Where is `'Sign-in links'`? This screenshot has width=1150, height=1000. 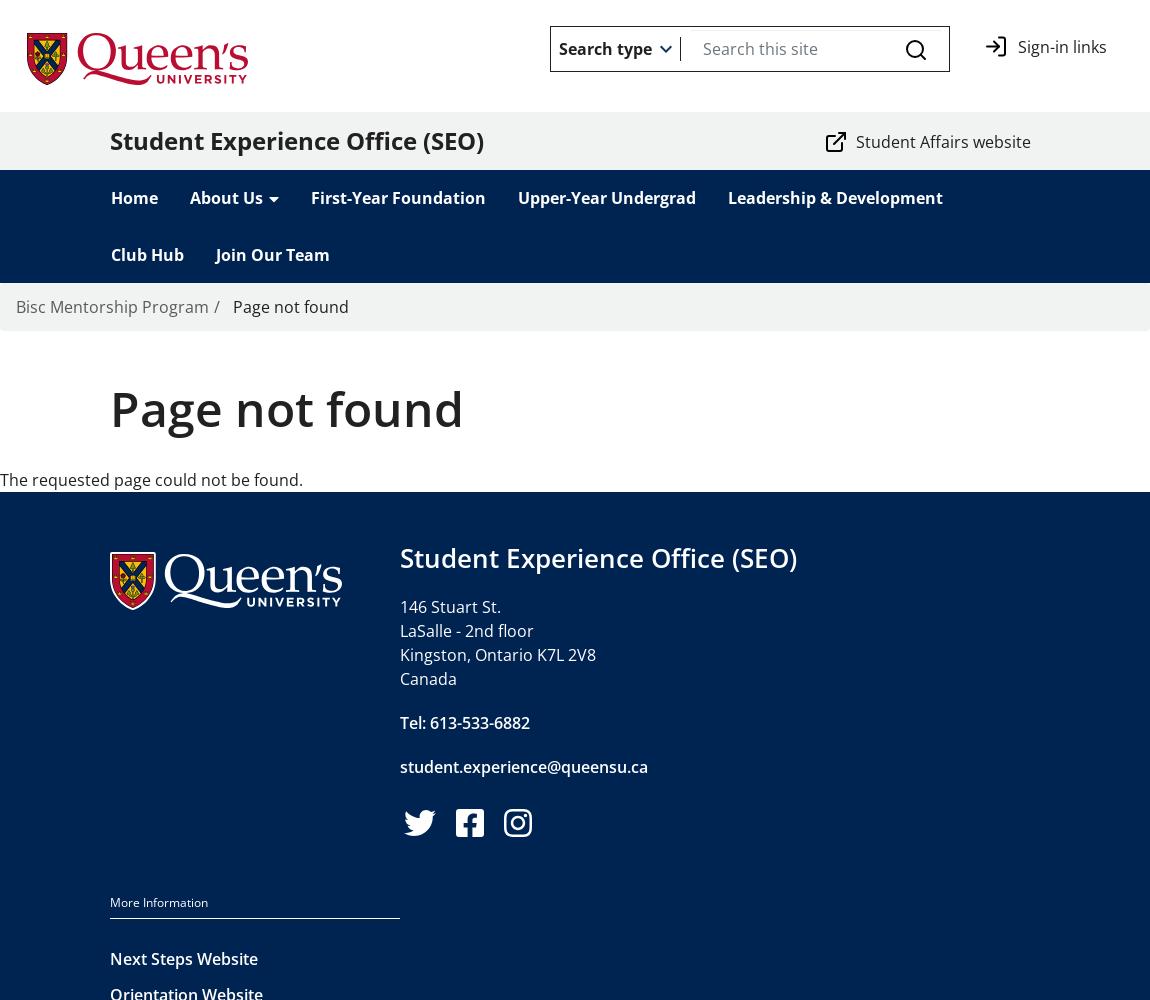 'Sign-in links' is located at coordinates (1062, 47).